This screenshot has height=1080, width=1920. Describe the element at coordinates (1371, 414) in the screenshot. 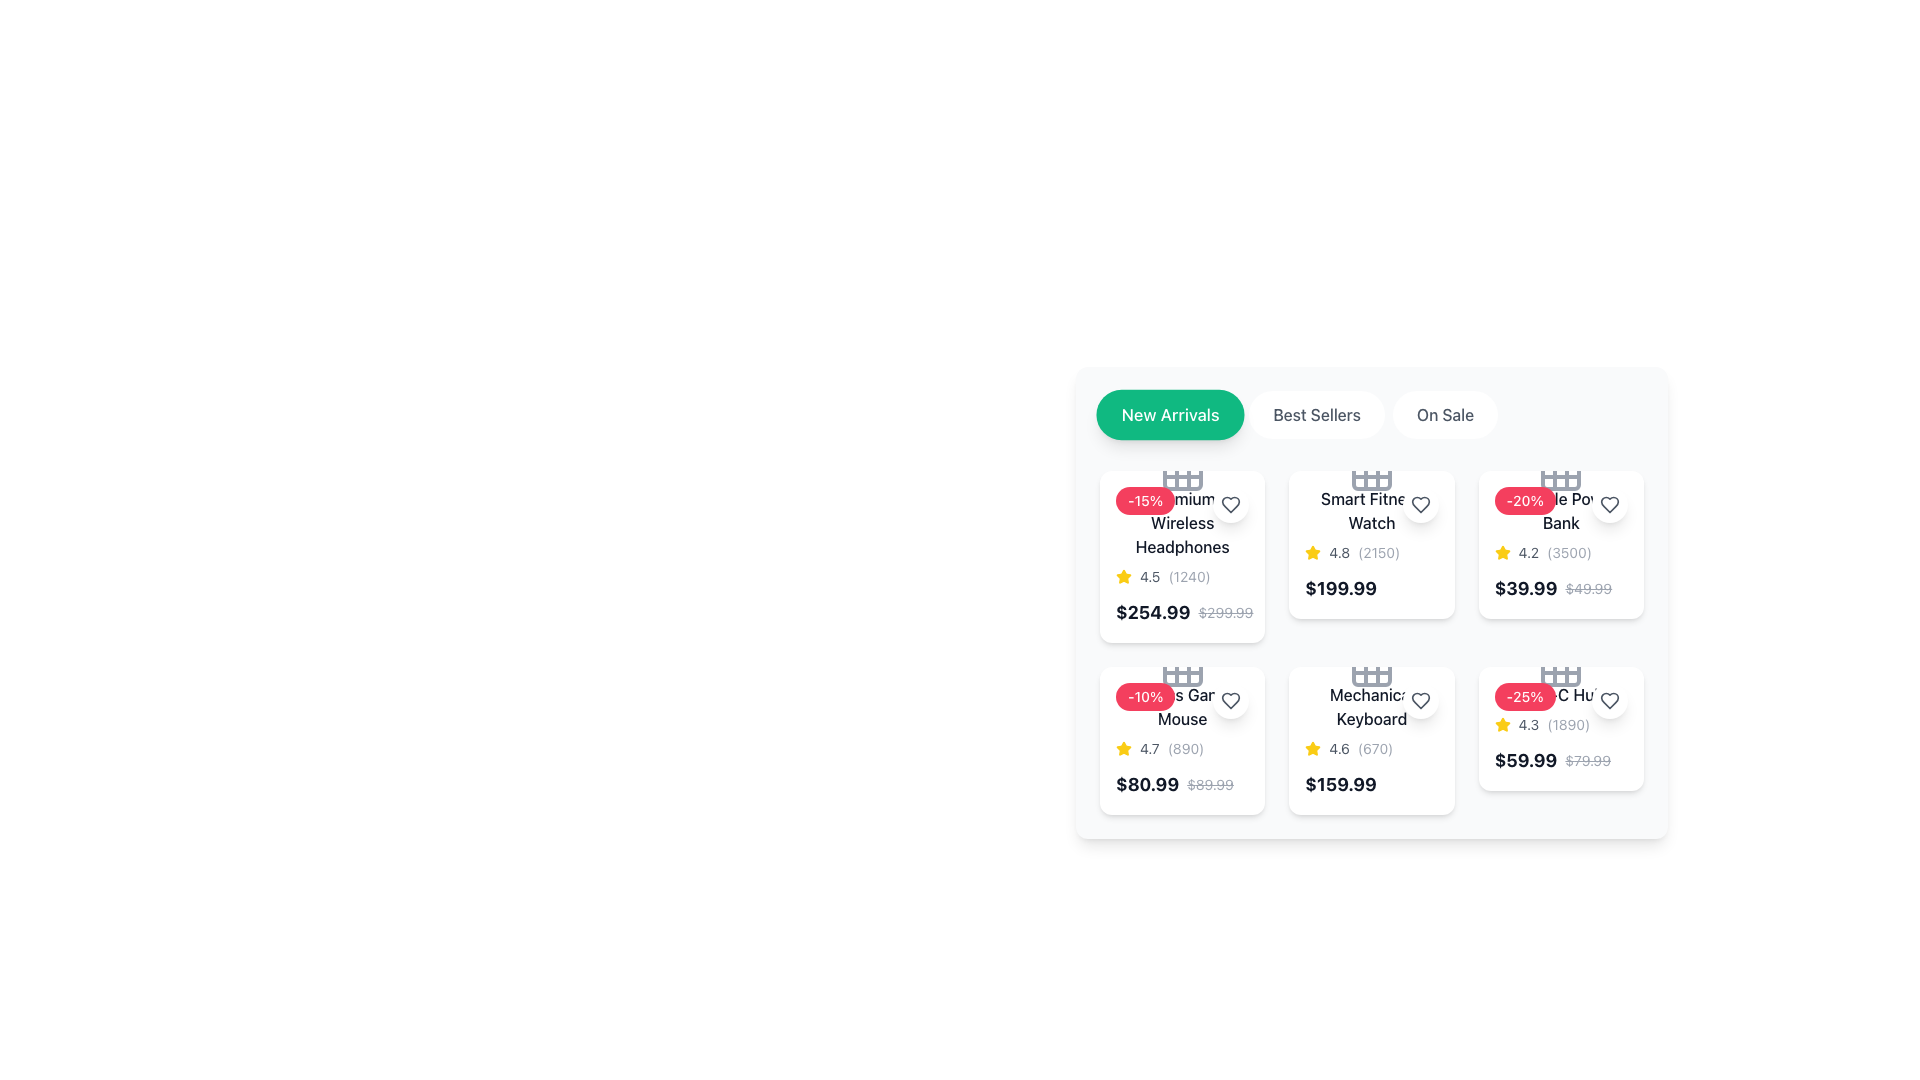

I see `the 'Best Sellers' button on the segmented control bar to filter products` at that location.